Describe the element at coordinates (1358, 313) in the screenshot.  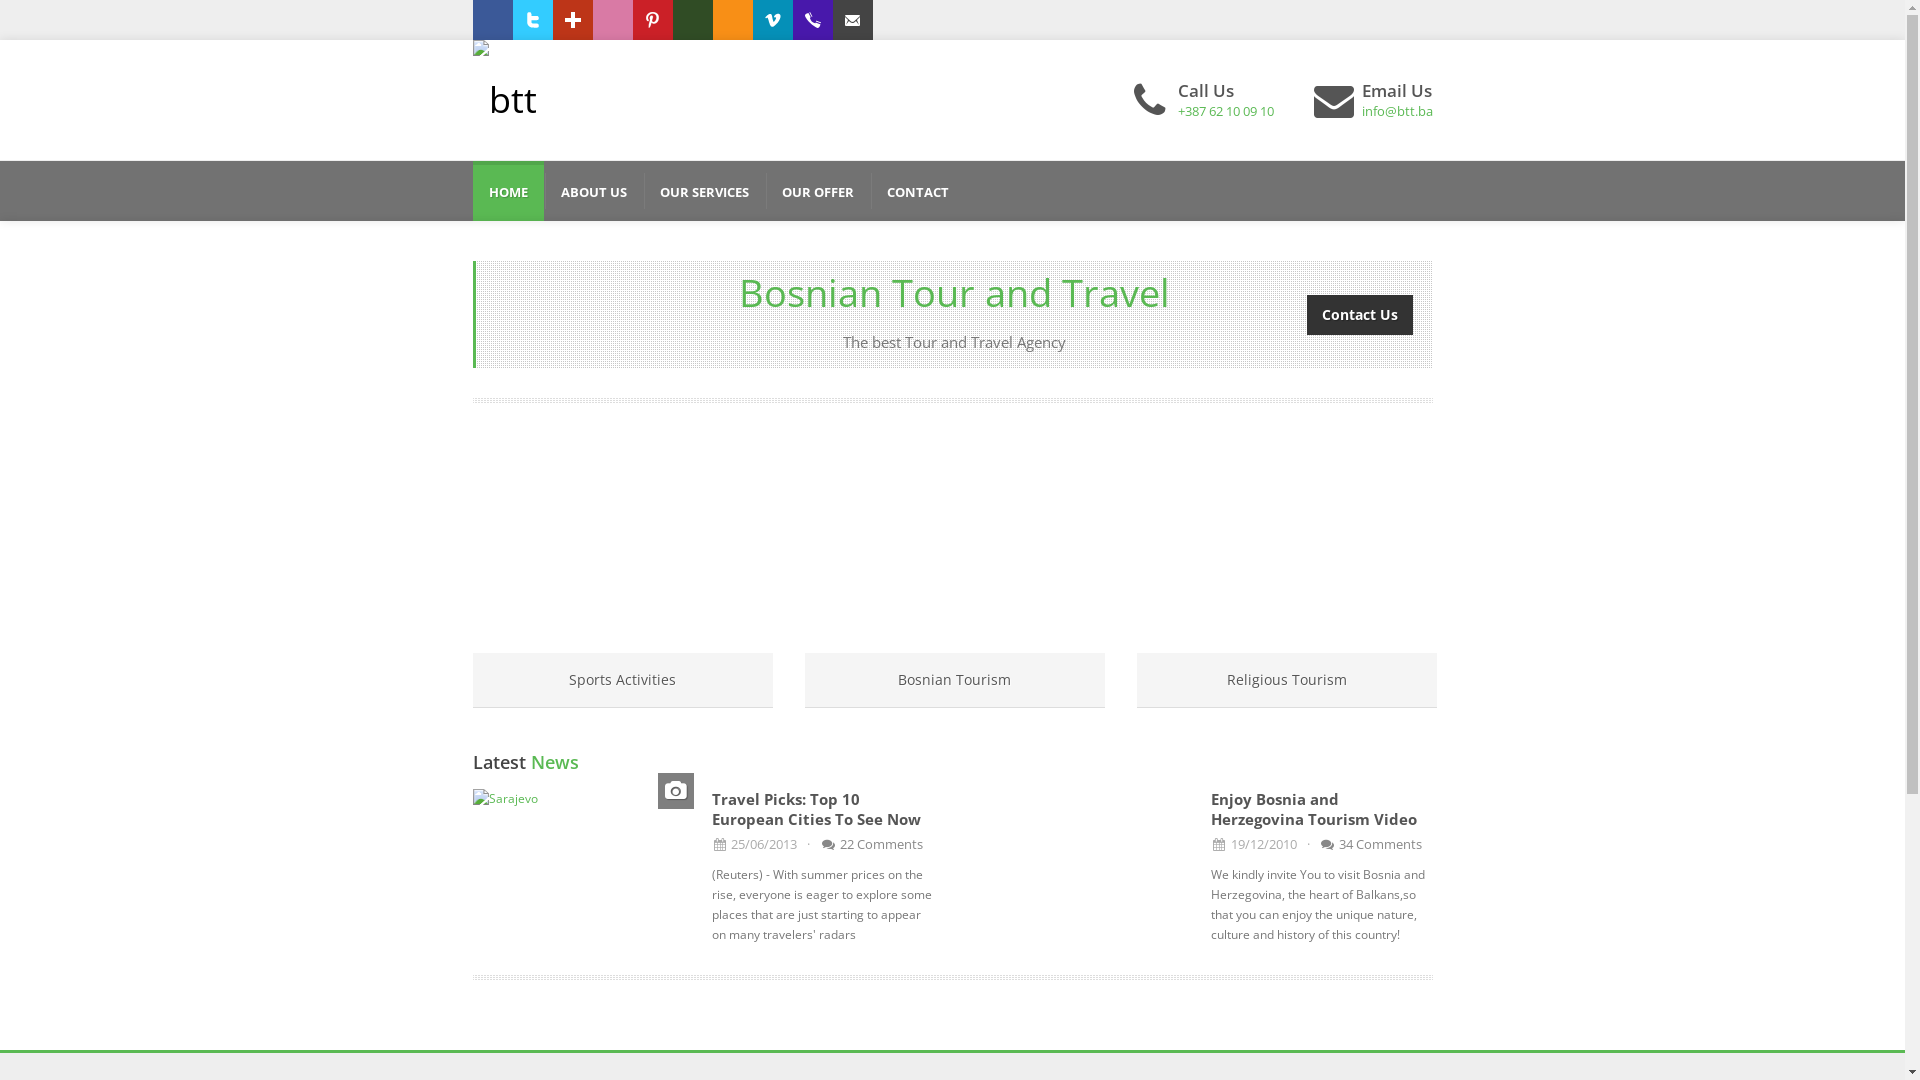
I see `'Contact Us'` at that location.